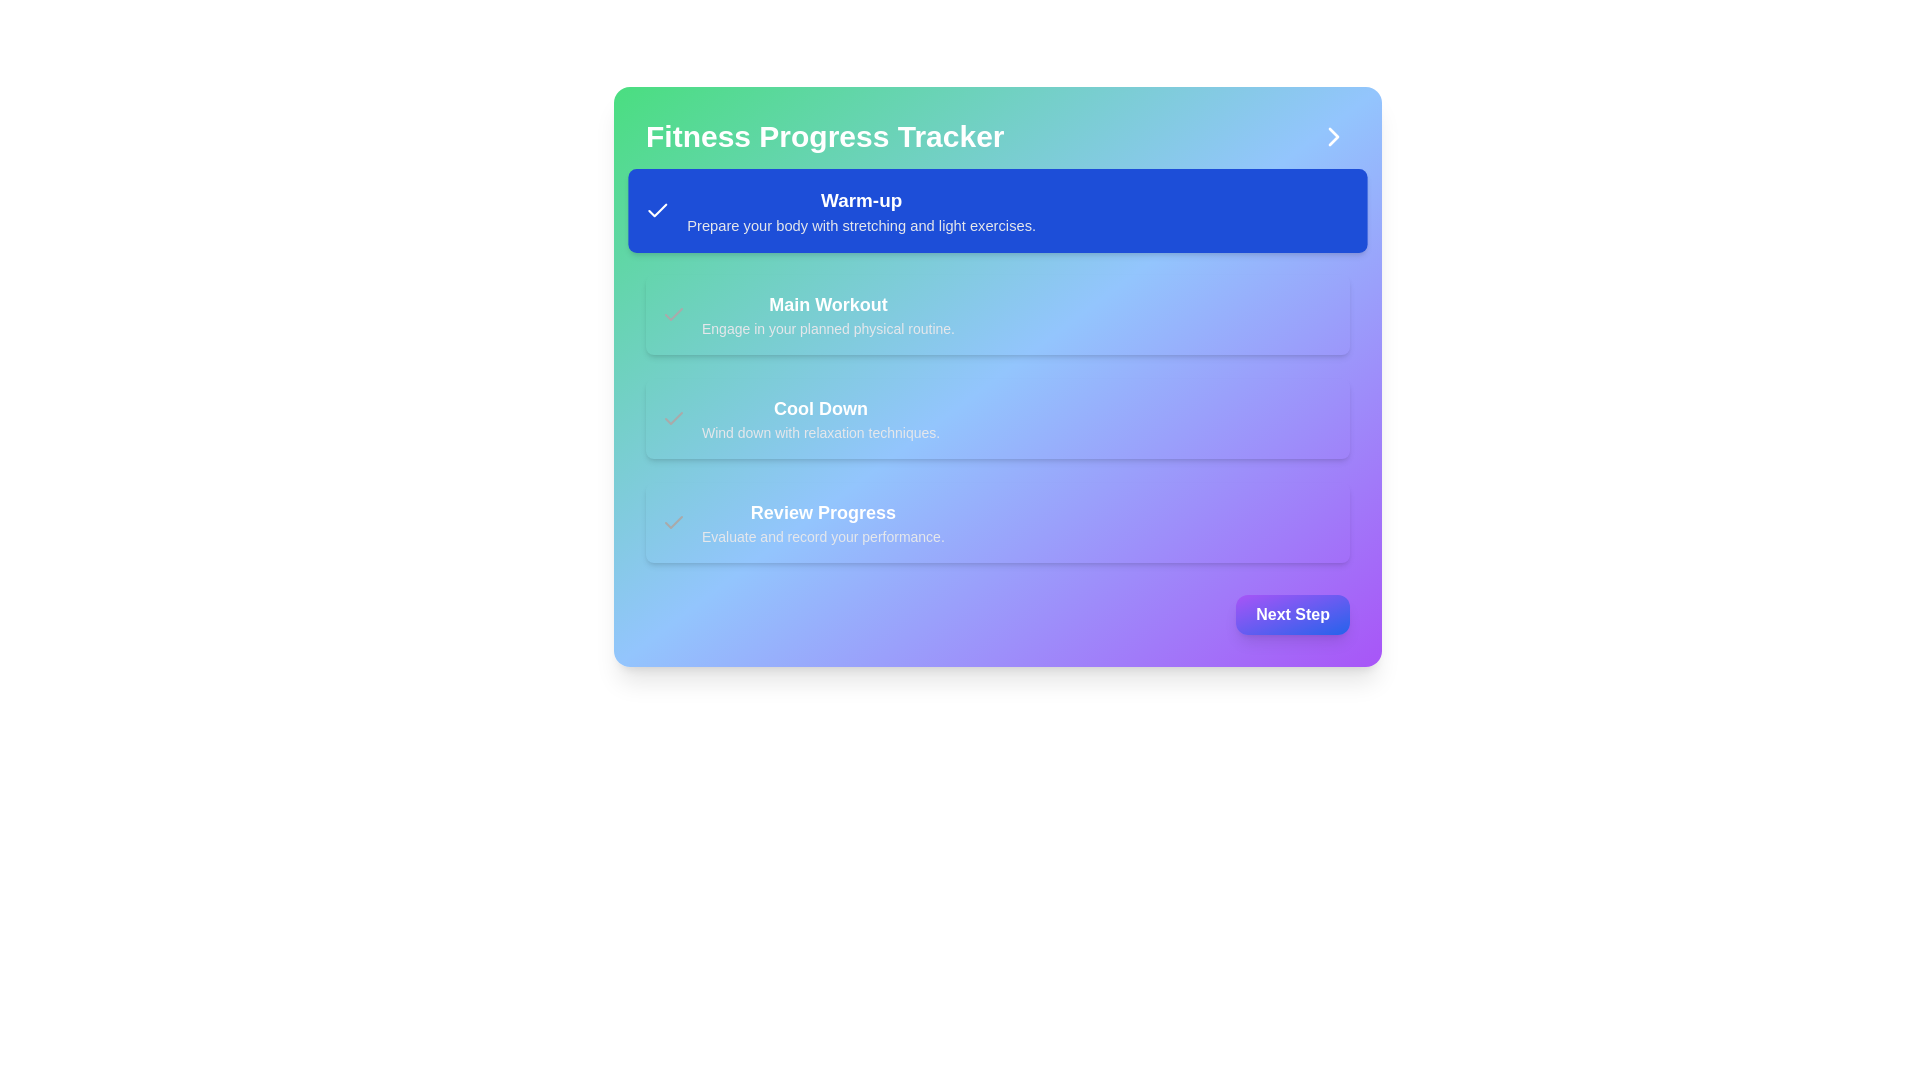 The height and width of the screenshot is (1080, 1920). What do you see at coordinates (998, 366) in the screenshot?
I see `the progress tracker card that visually represents the steps and their completion statuses in the 'Fitness Progress Tracker'` at bounding box center [998, 366].